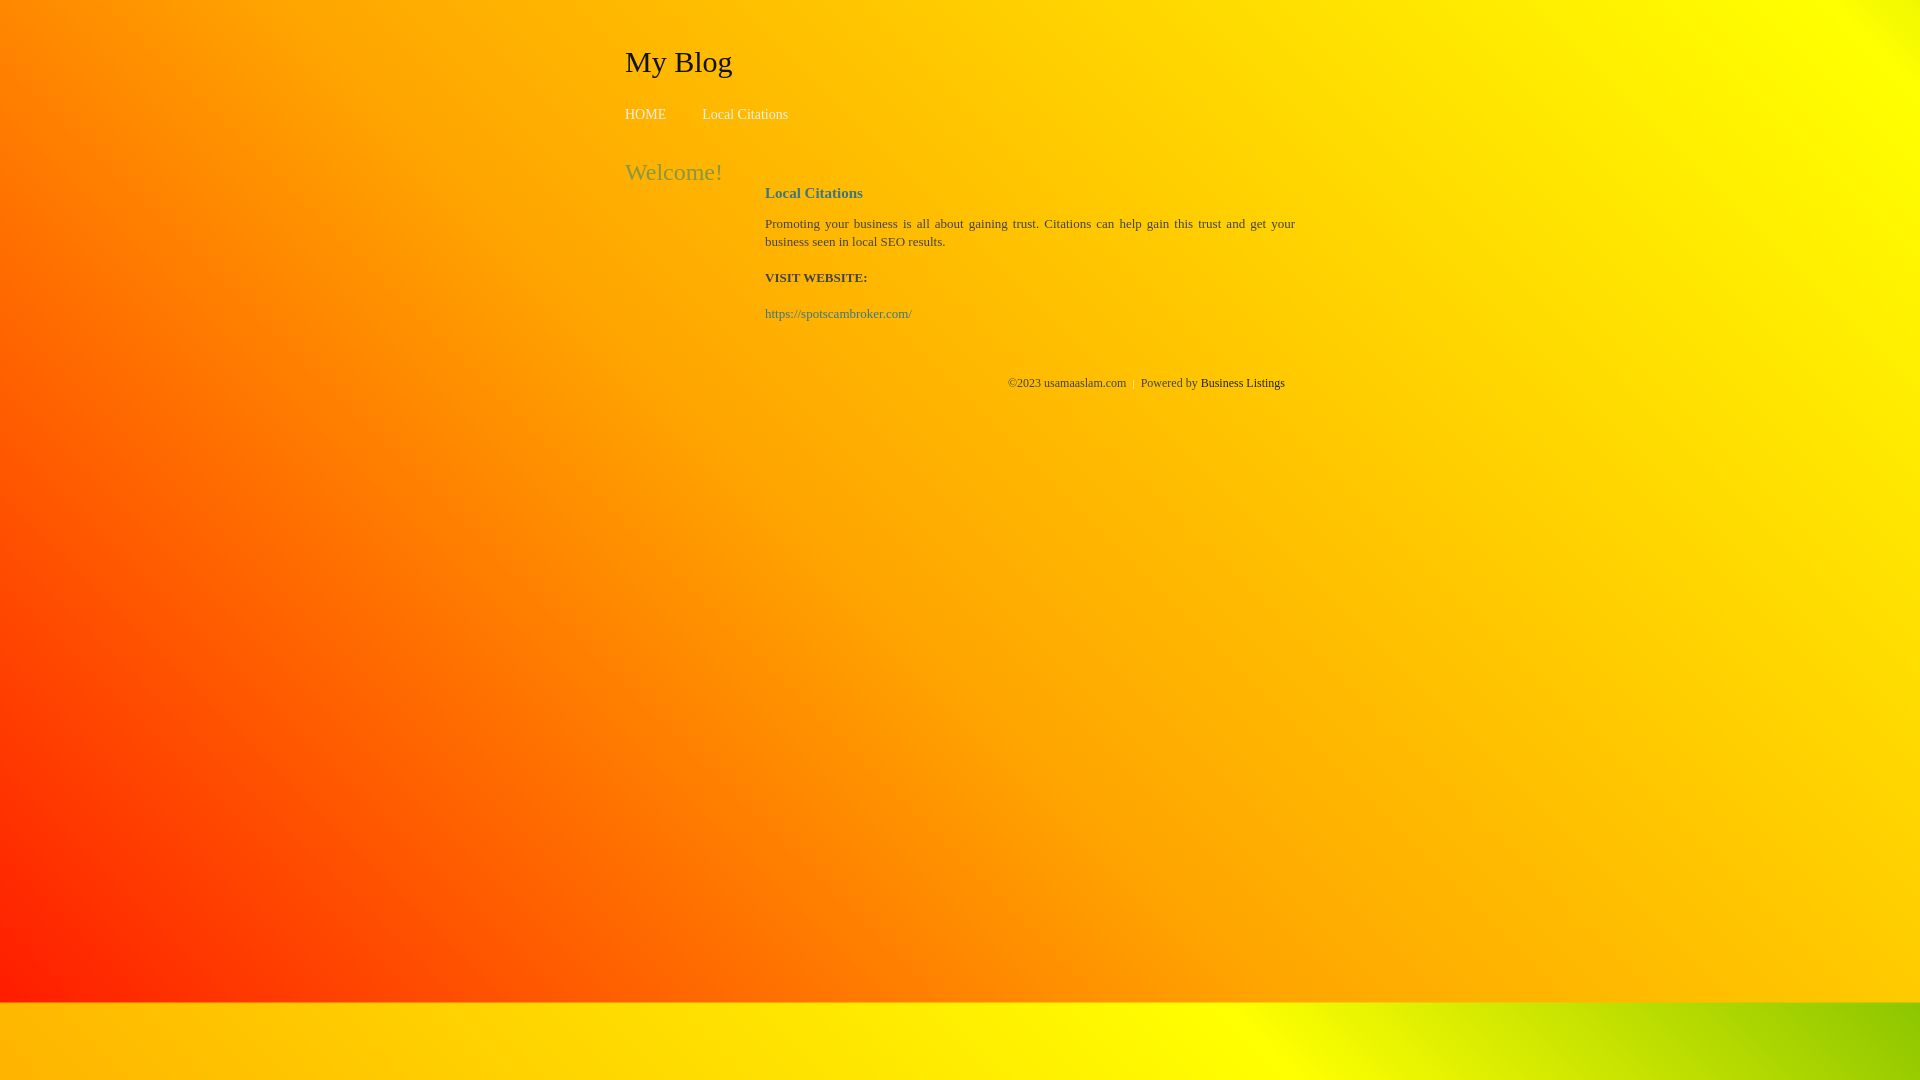 The height and width of the screenshot is (1080, 1920). What do you see at coordinates (838, 313) in the screenshot?
I see `'https://spotscambroker.com/'` at bounding box center [838, 313].